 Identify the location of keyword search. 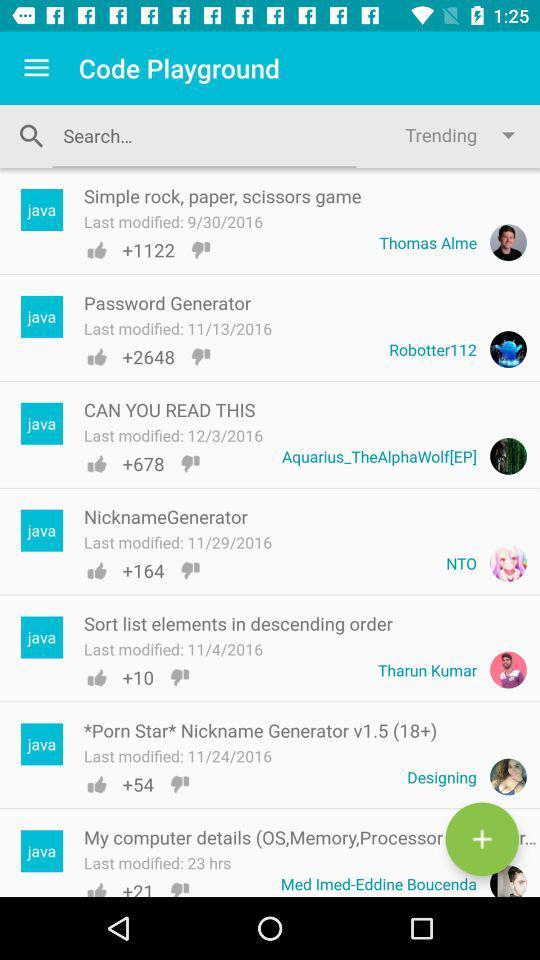
(203, 134).